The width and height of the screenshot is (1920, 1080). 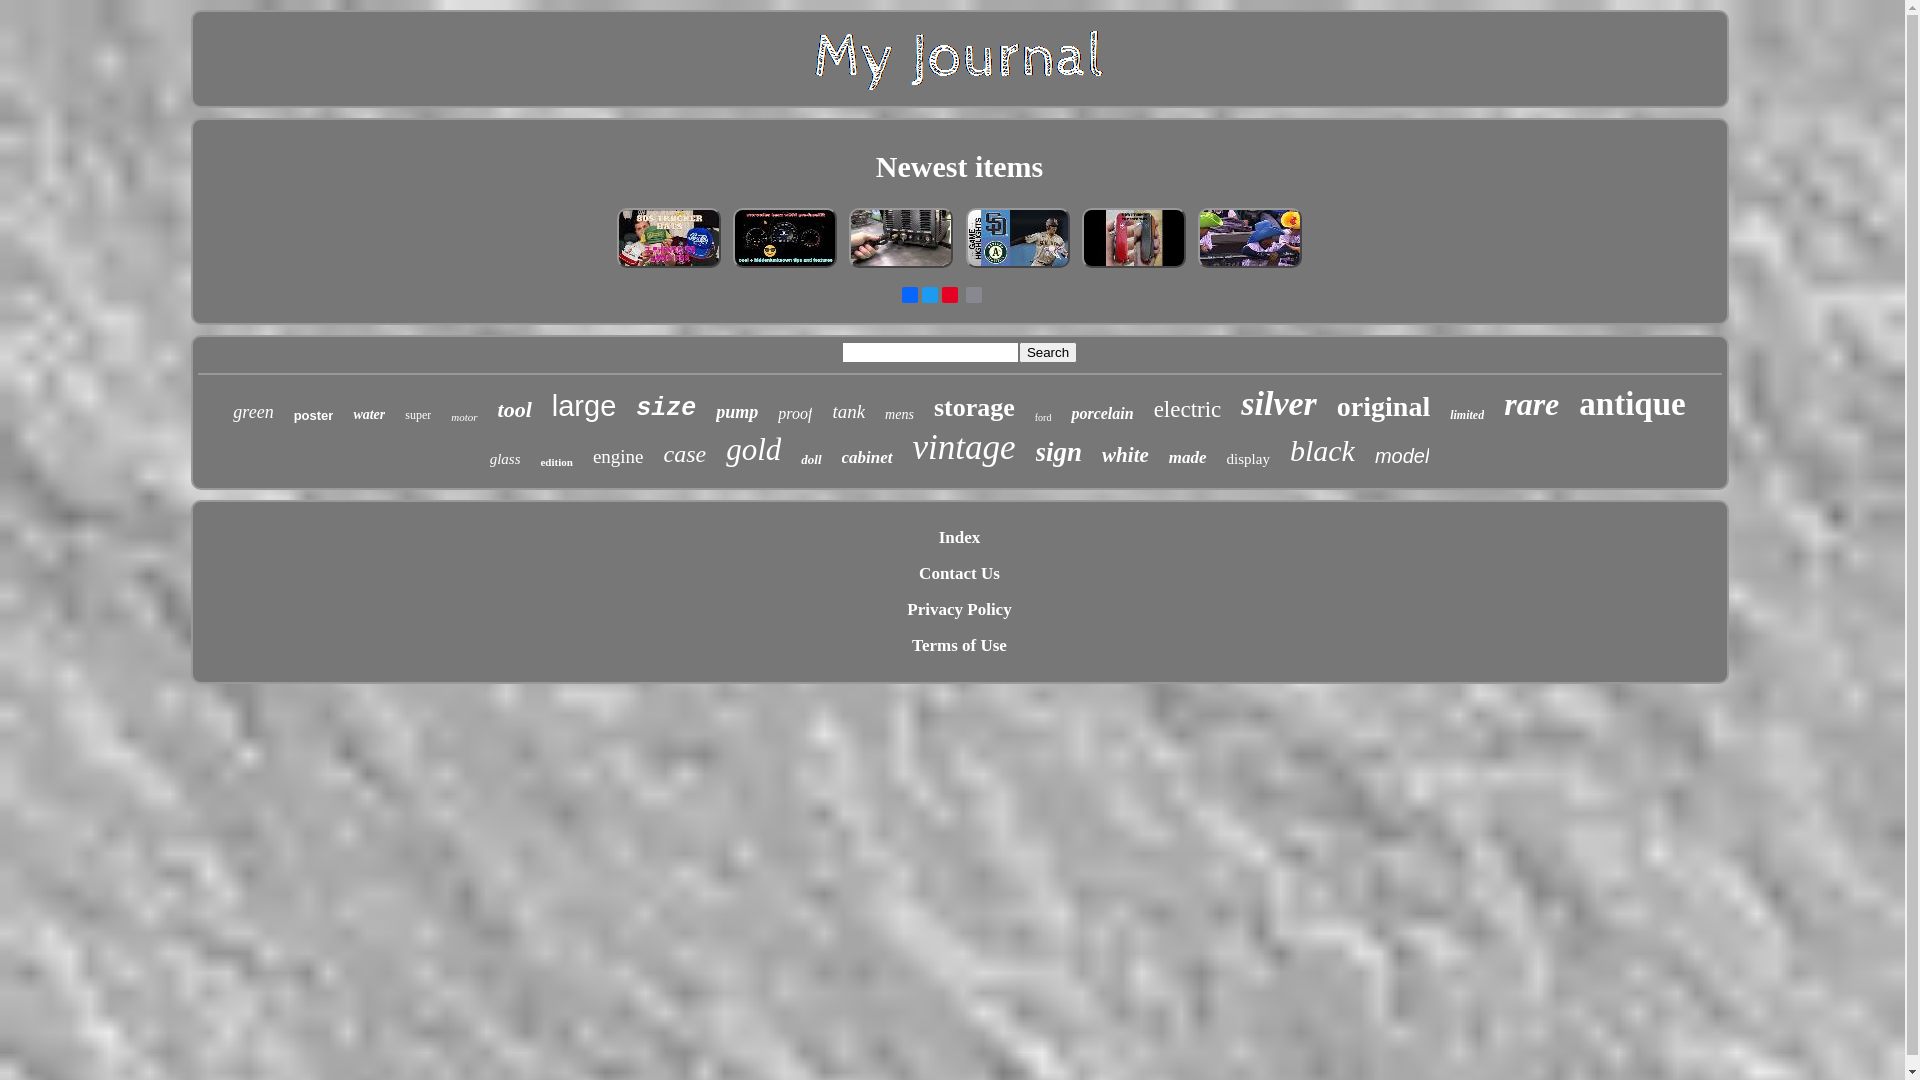 What do you see at coordinates (848, 411) in the screenshot?
I see `'tank'` at bounding box center [848, 411].